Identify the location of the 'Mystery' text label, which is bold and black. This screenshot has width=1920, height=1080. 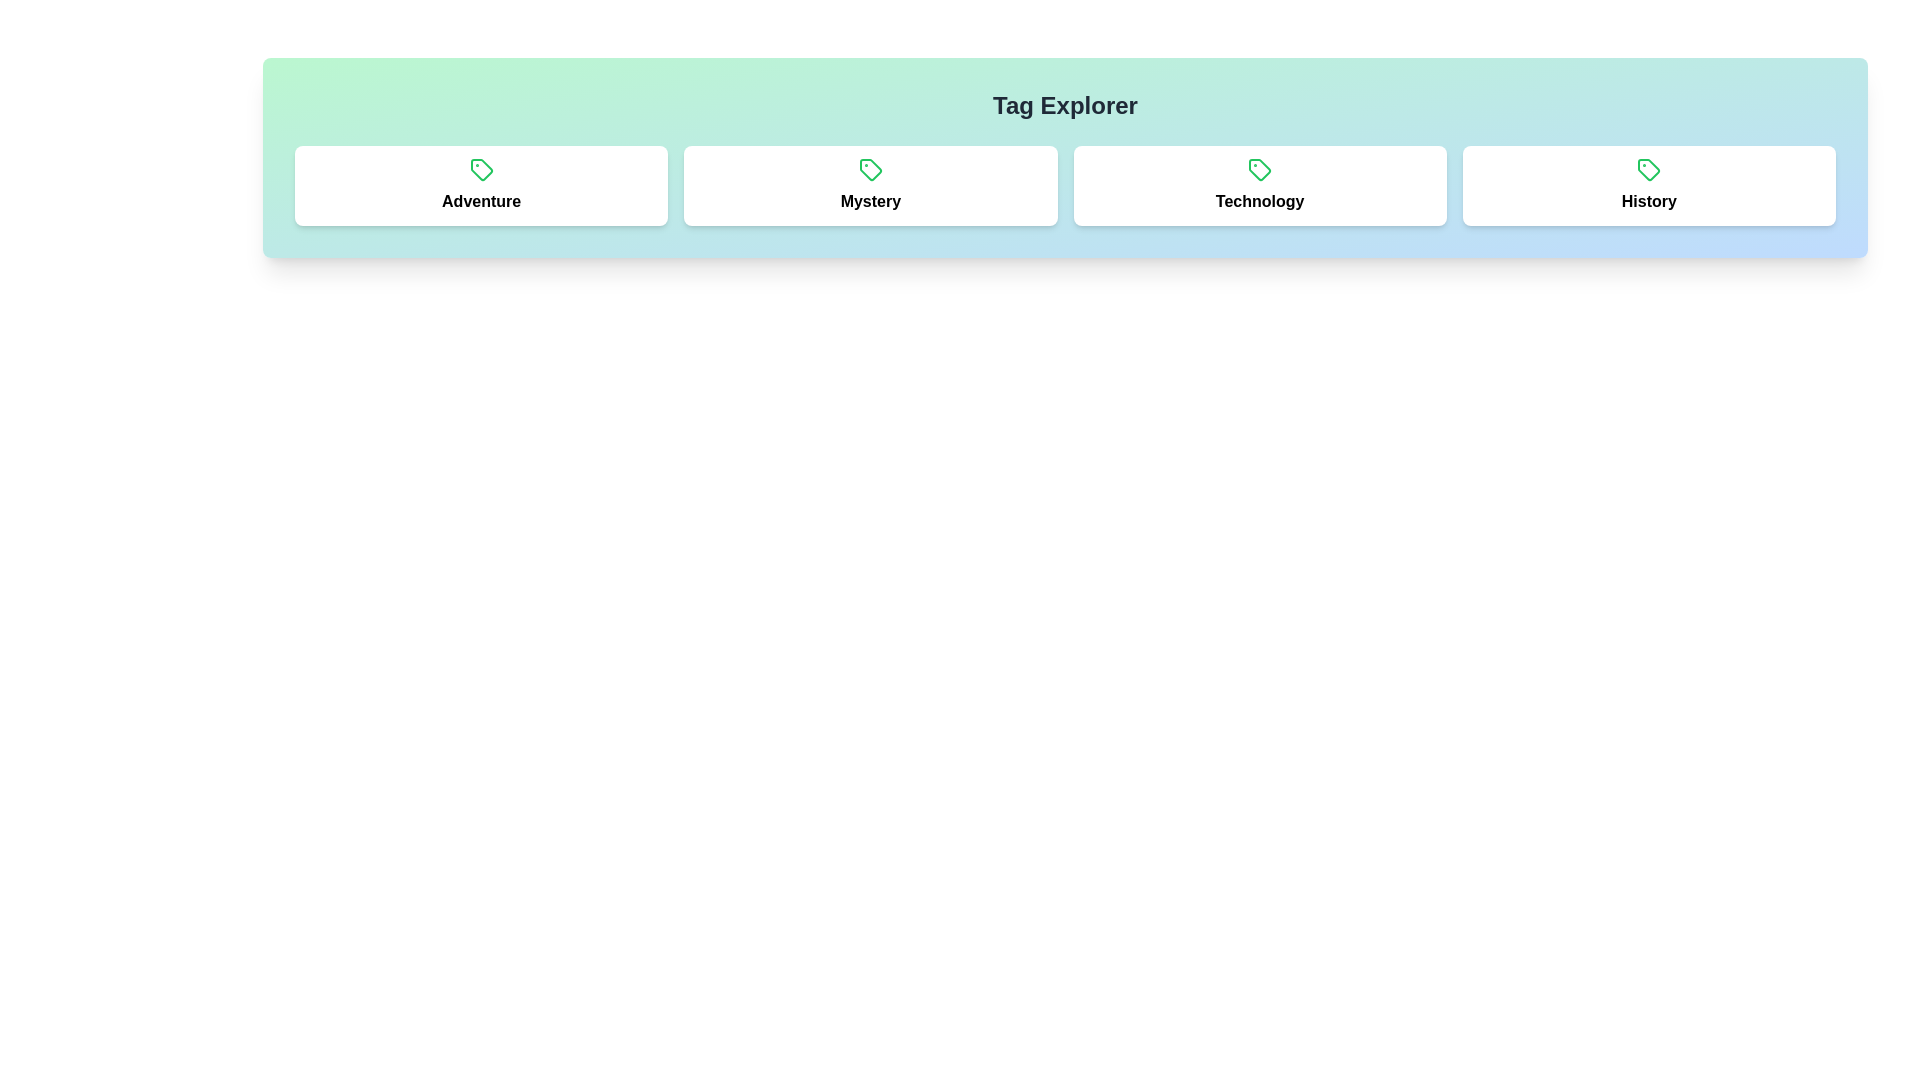
(870, 201).